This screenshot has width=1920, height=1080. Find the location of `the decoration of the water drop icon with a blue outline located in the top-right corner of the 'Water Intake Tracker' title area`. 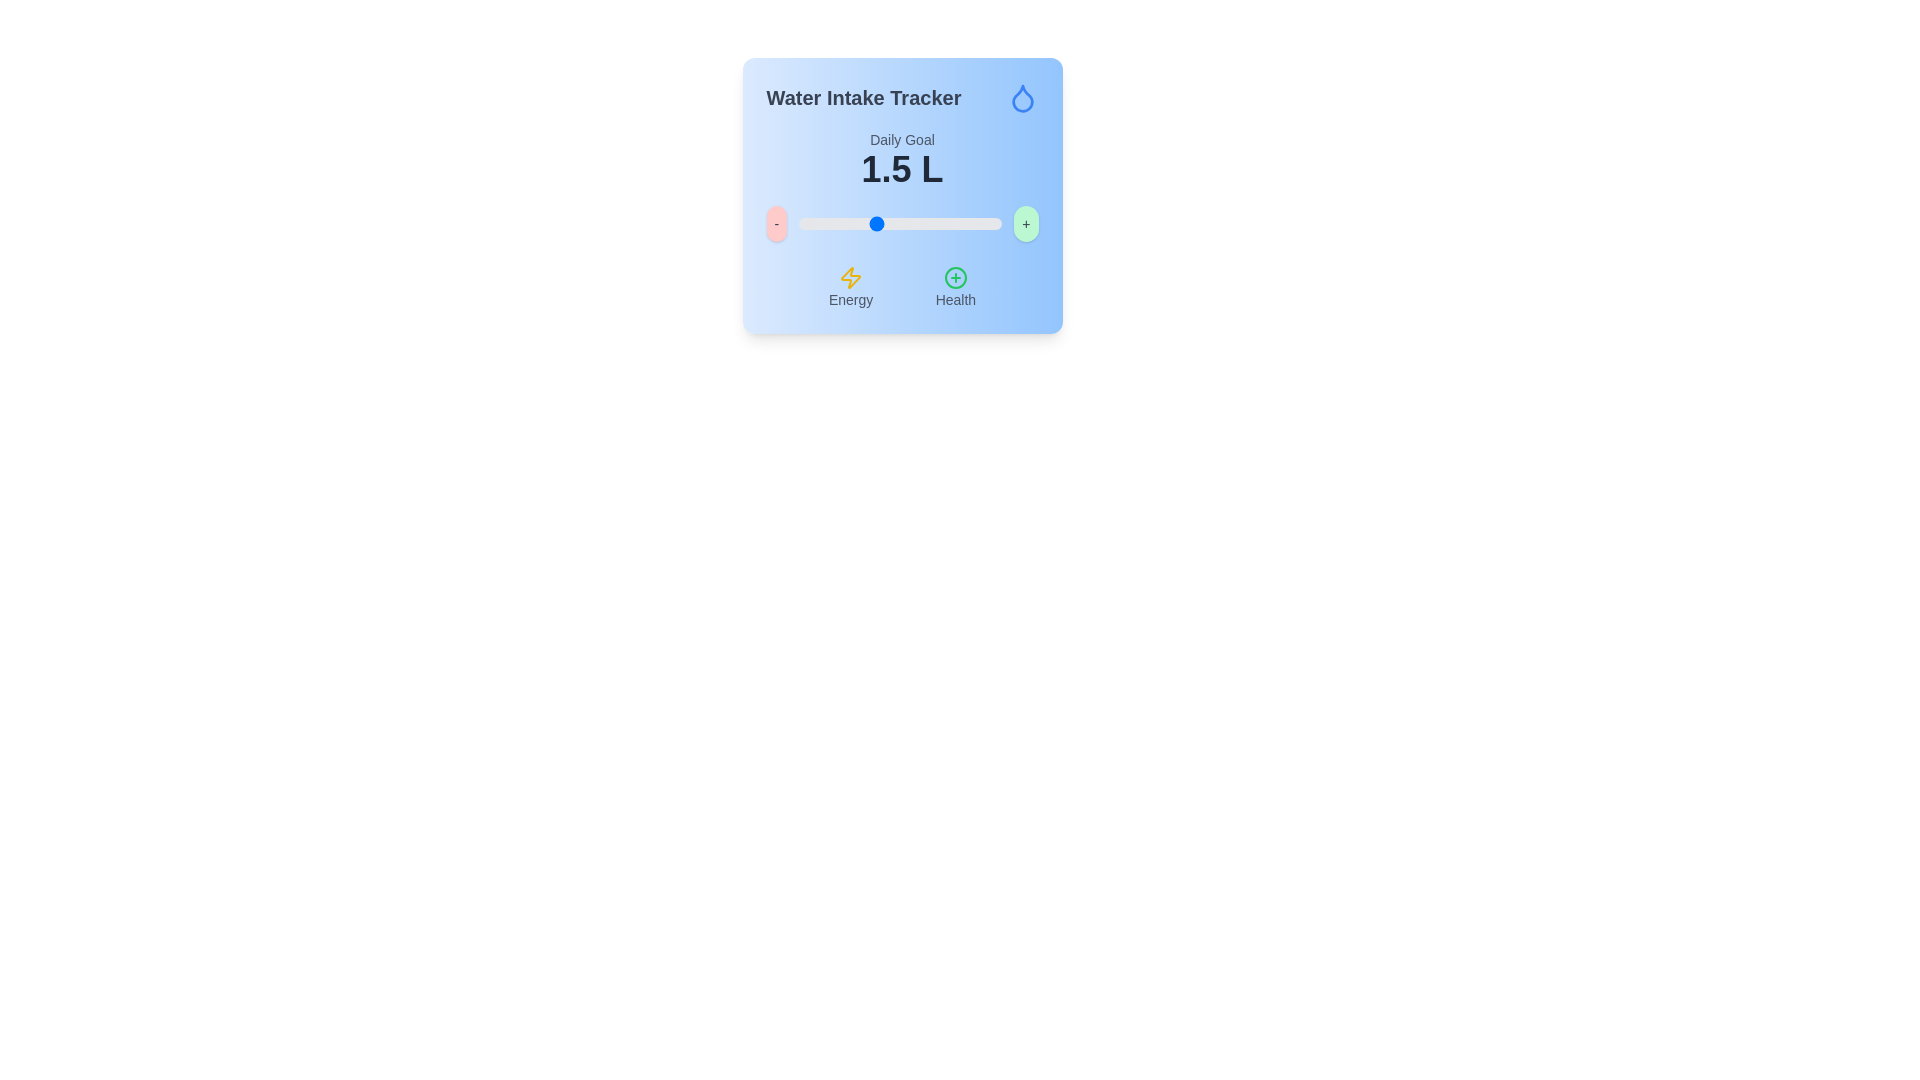

the decoration of the water drop icon with a blue outline located in the top-right corner of the 'Water Intake Tracker' title area is located at coordinates (1022, 97).